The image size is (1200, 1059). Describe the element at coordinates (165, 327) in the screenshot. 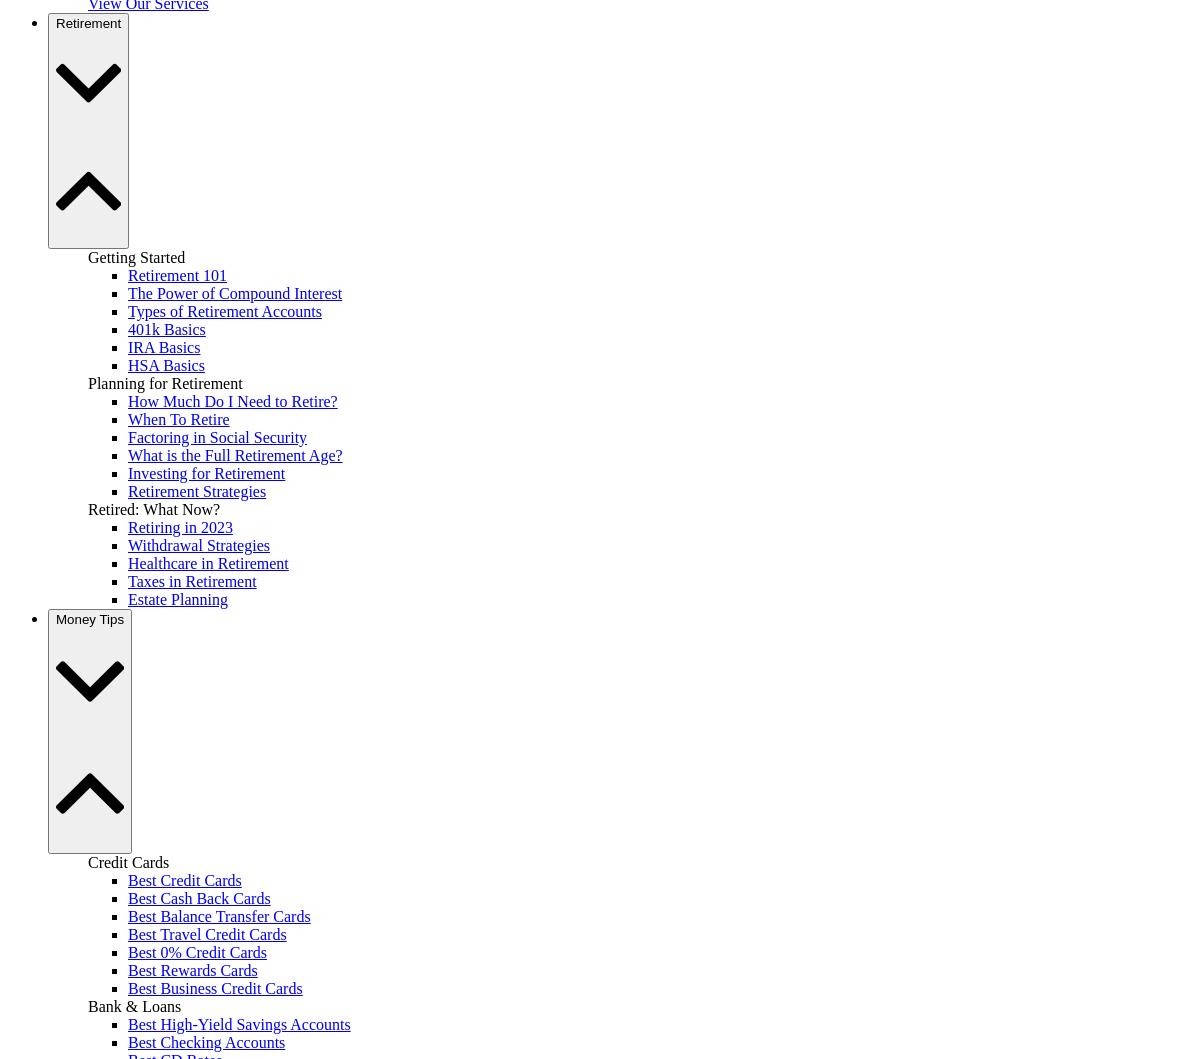

I see `'401k Basics'` at that location.